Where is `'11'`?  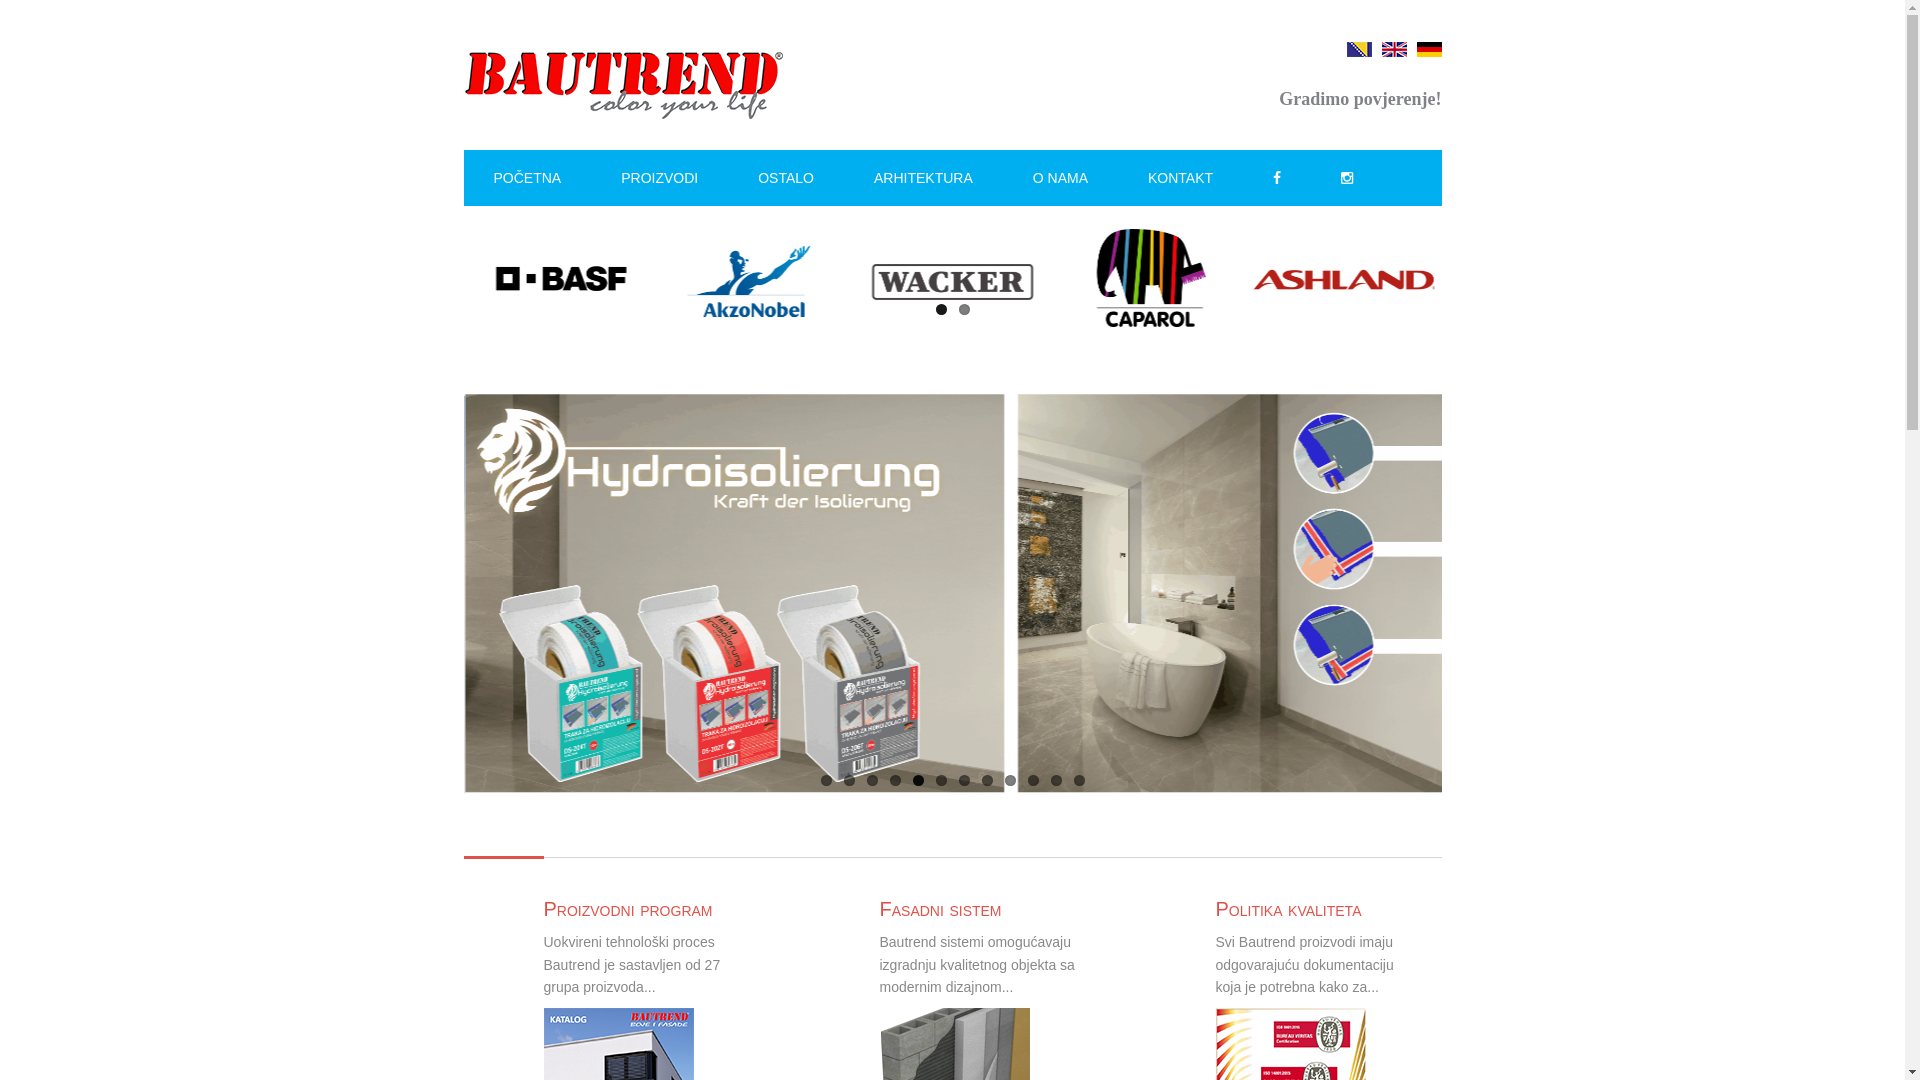 '11' is located at coordinates (1054, 779).